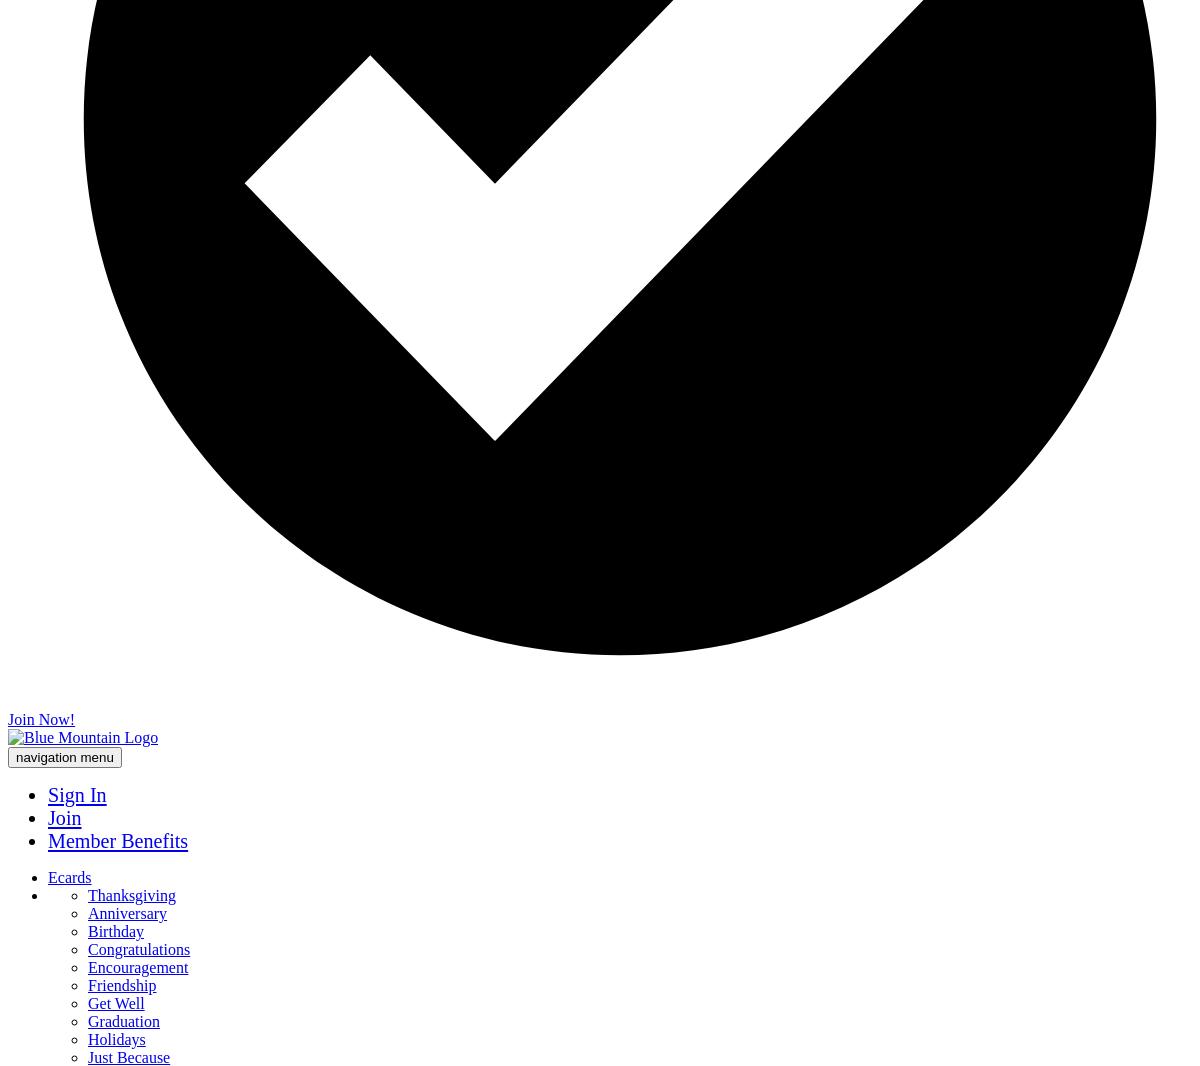 The image size is (1200, 1066). I want to click on 'Join Now!', so click(8, 718).